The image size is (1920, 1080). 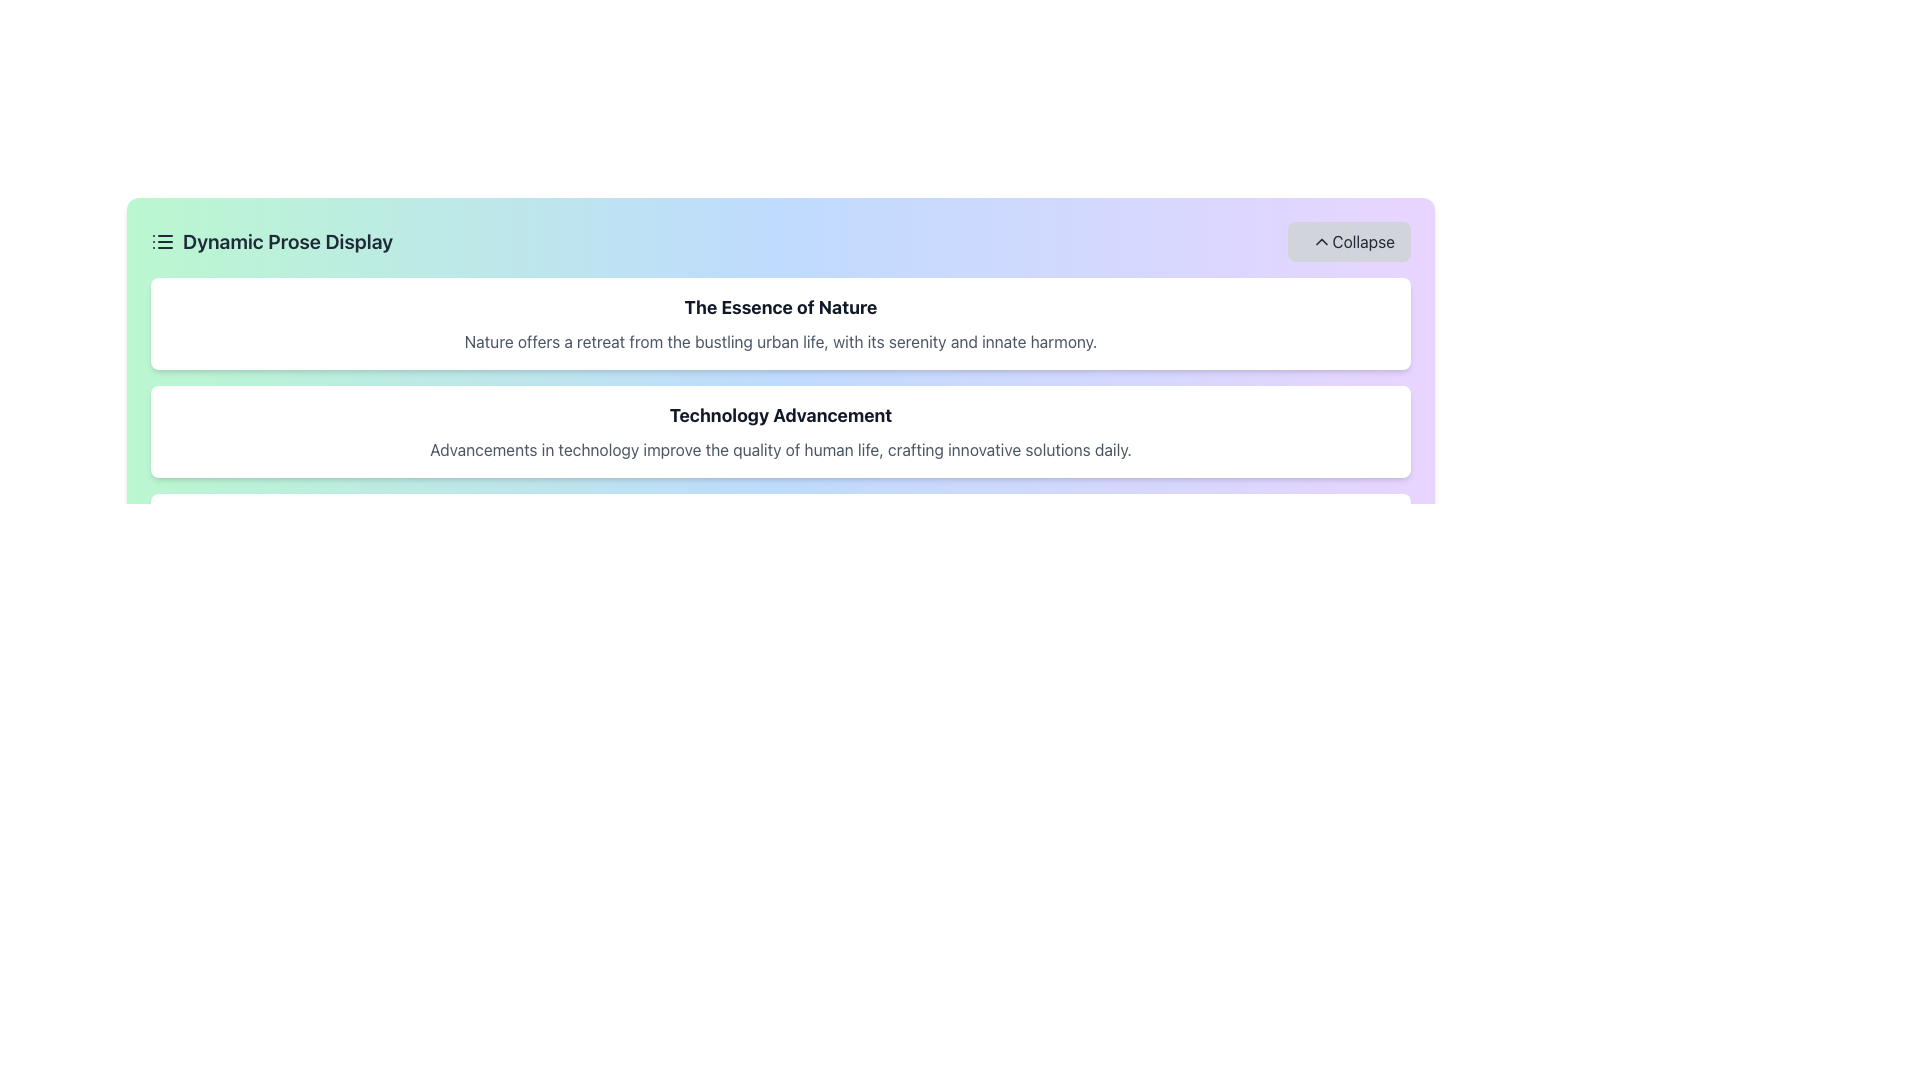 I want to click on text from the text label displaying 'Dynamic Prose Display', which is styled in bold and large font and located at the top left corner under a gradient background, so click(x=271, y=241).